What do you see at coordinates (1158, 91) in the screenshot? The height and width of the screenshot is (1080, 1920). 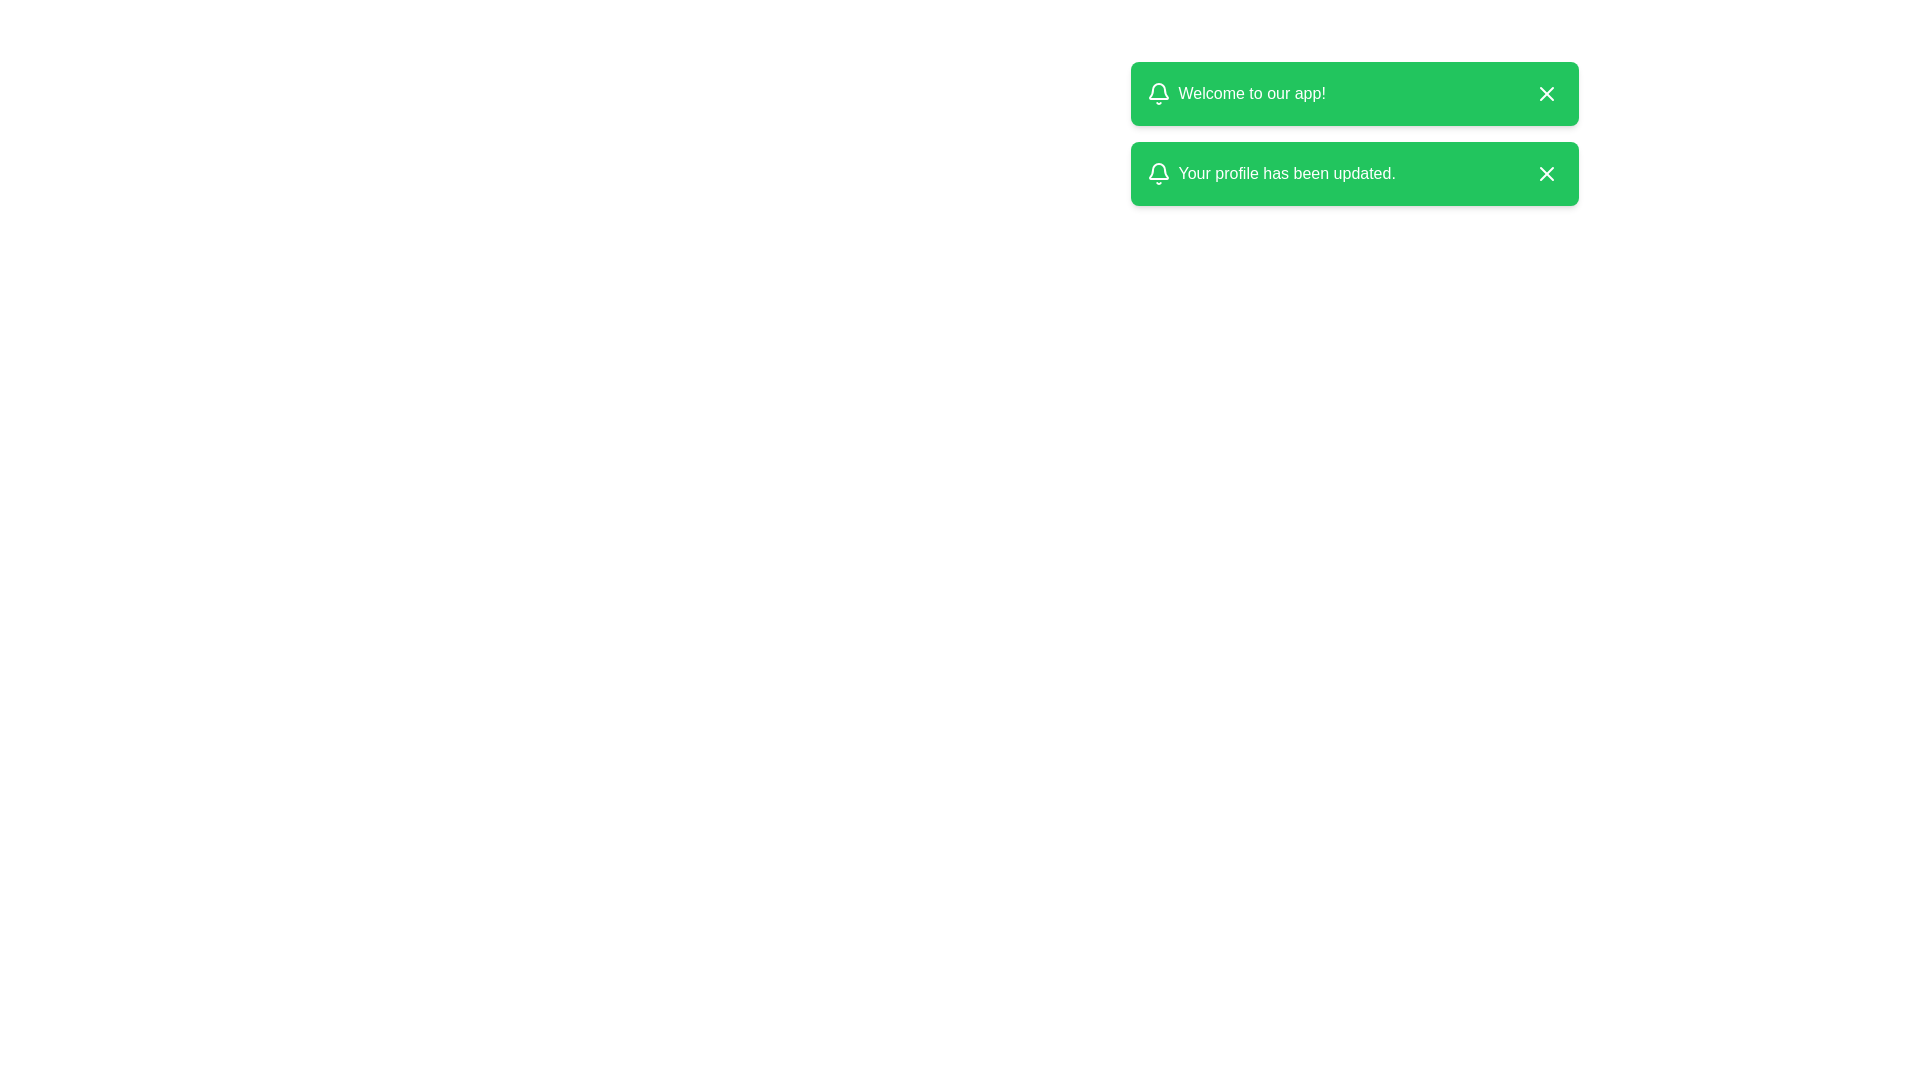 I see `the vector graphic icon representing notifications, located to the left of the text 'Your profile has been updated.' in the second green notification bar from the top` at bounding box center [1158, 91].